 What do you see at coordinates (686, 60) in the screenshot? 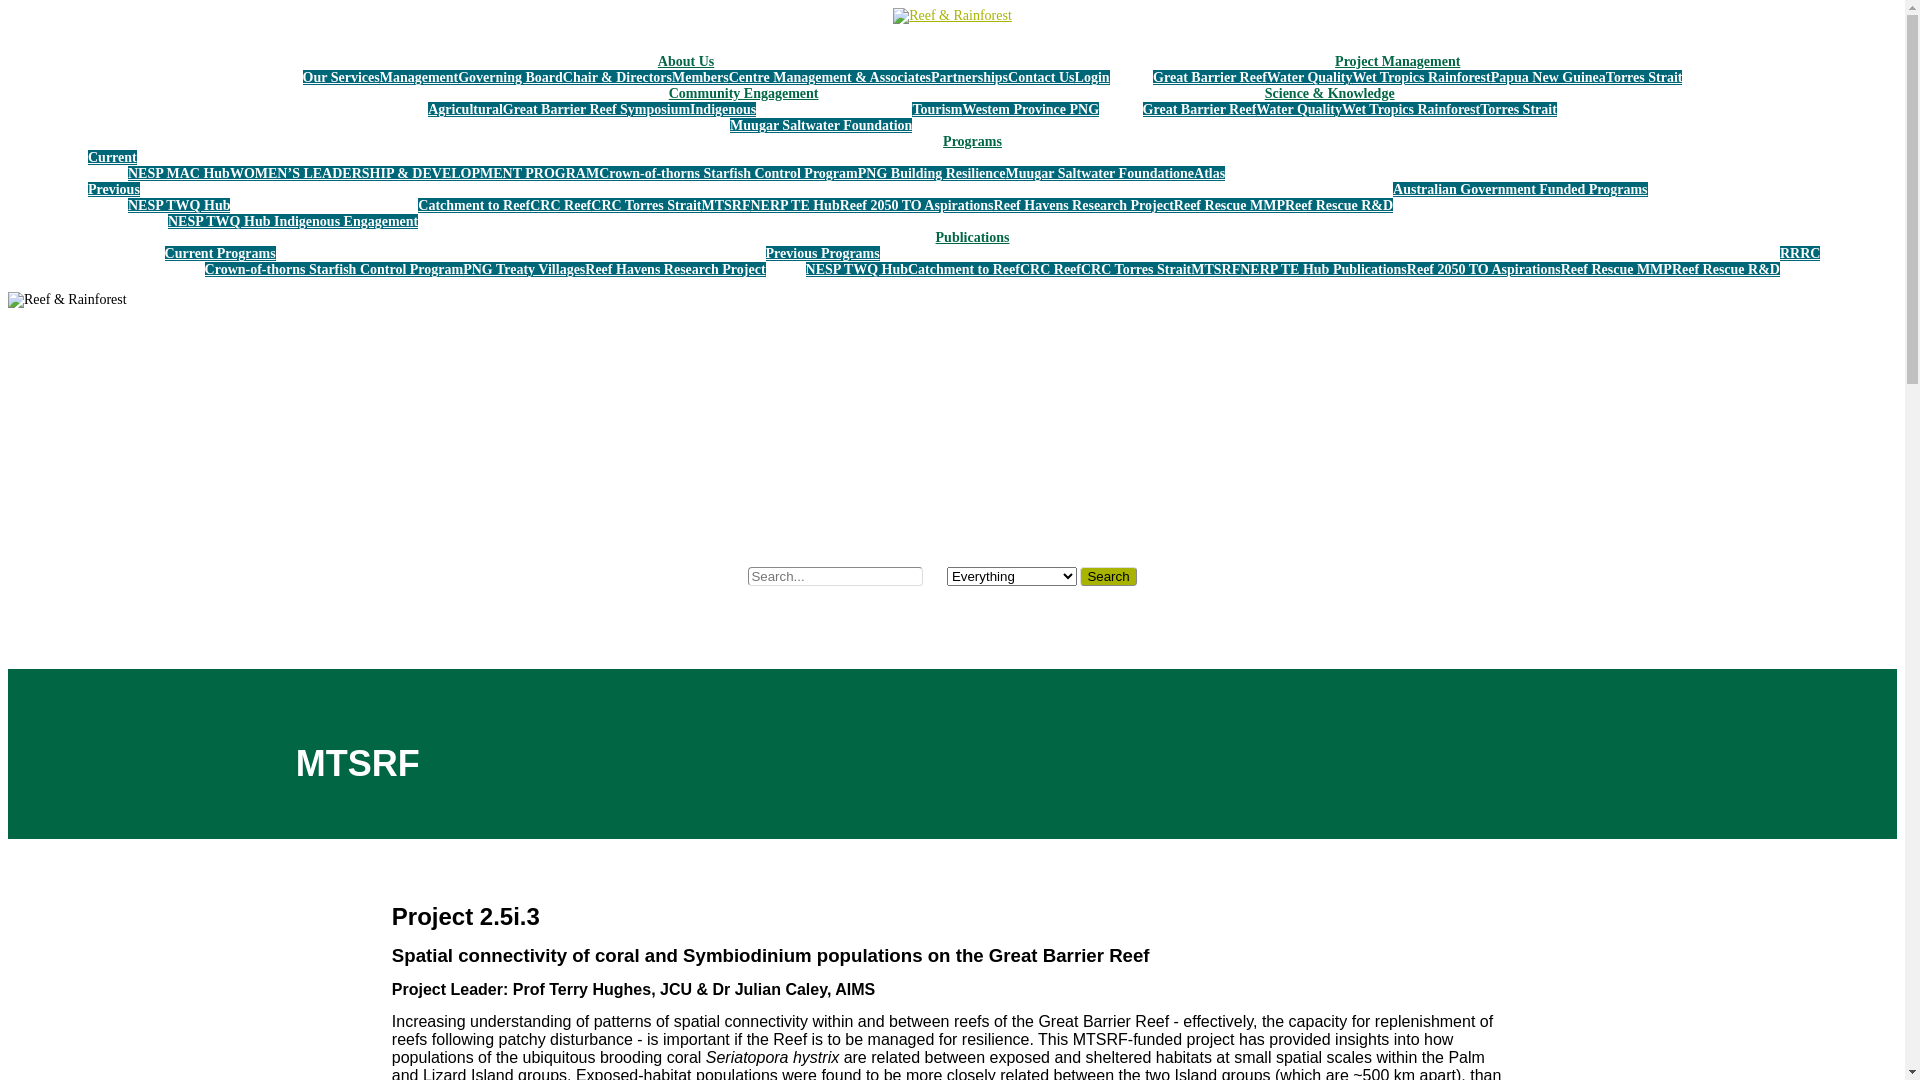
I see `'About Us'` at bounding box center [686, 60].